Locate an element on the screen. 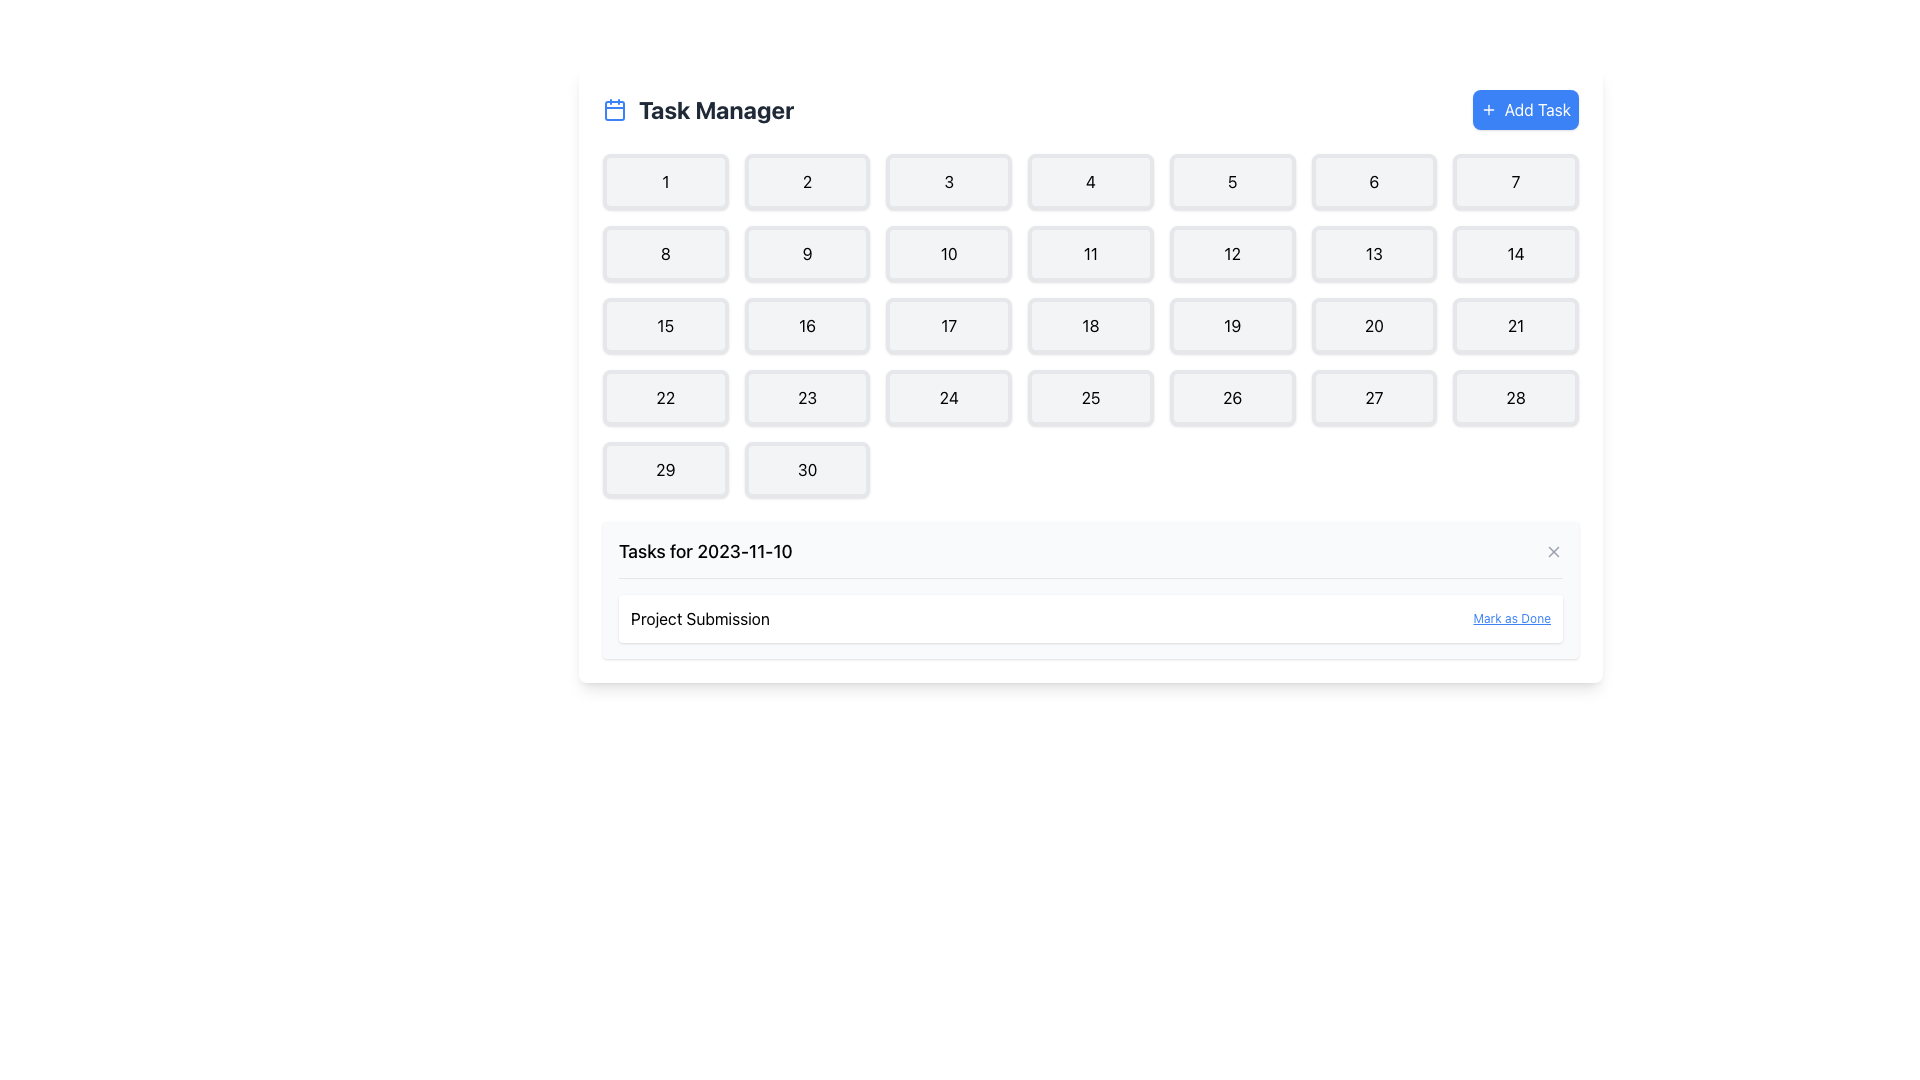  the square button with the text '13' that is the sixth item in the second row of a grid layout for additional visual feedback is located at coordinates (1373, 253).